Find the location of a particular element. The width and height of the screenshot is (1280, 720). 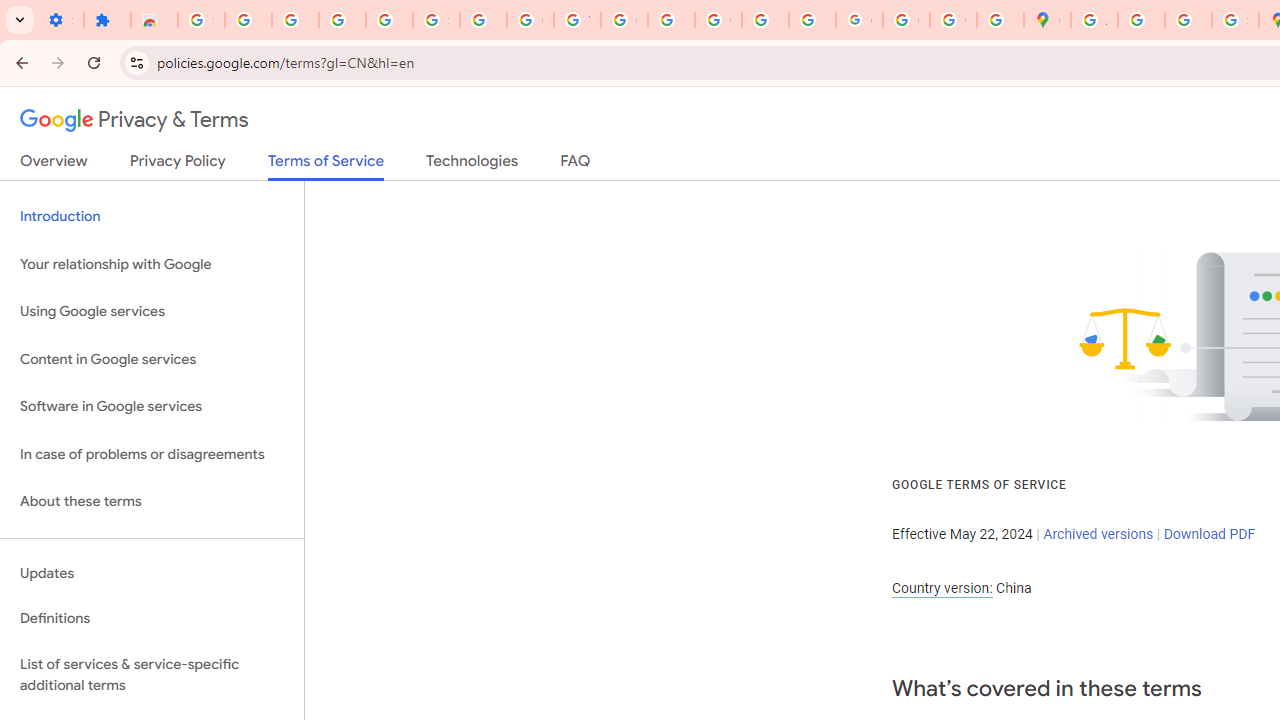

'In case of problems or disagreements' is located at coordinates (151, 454).